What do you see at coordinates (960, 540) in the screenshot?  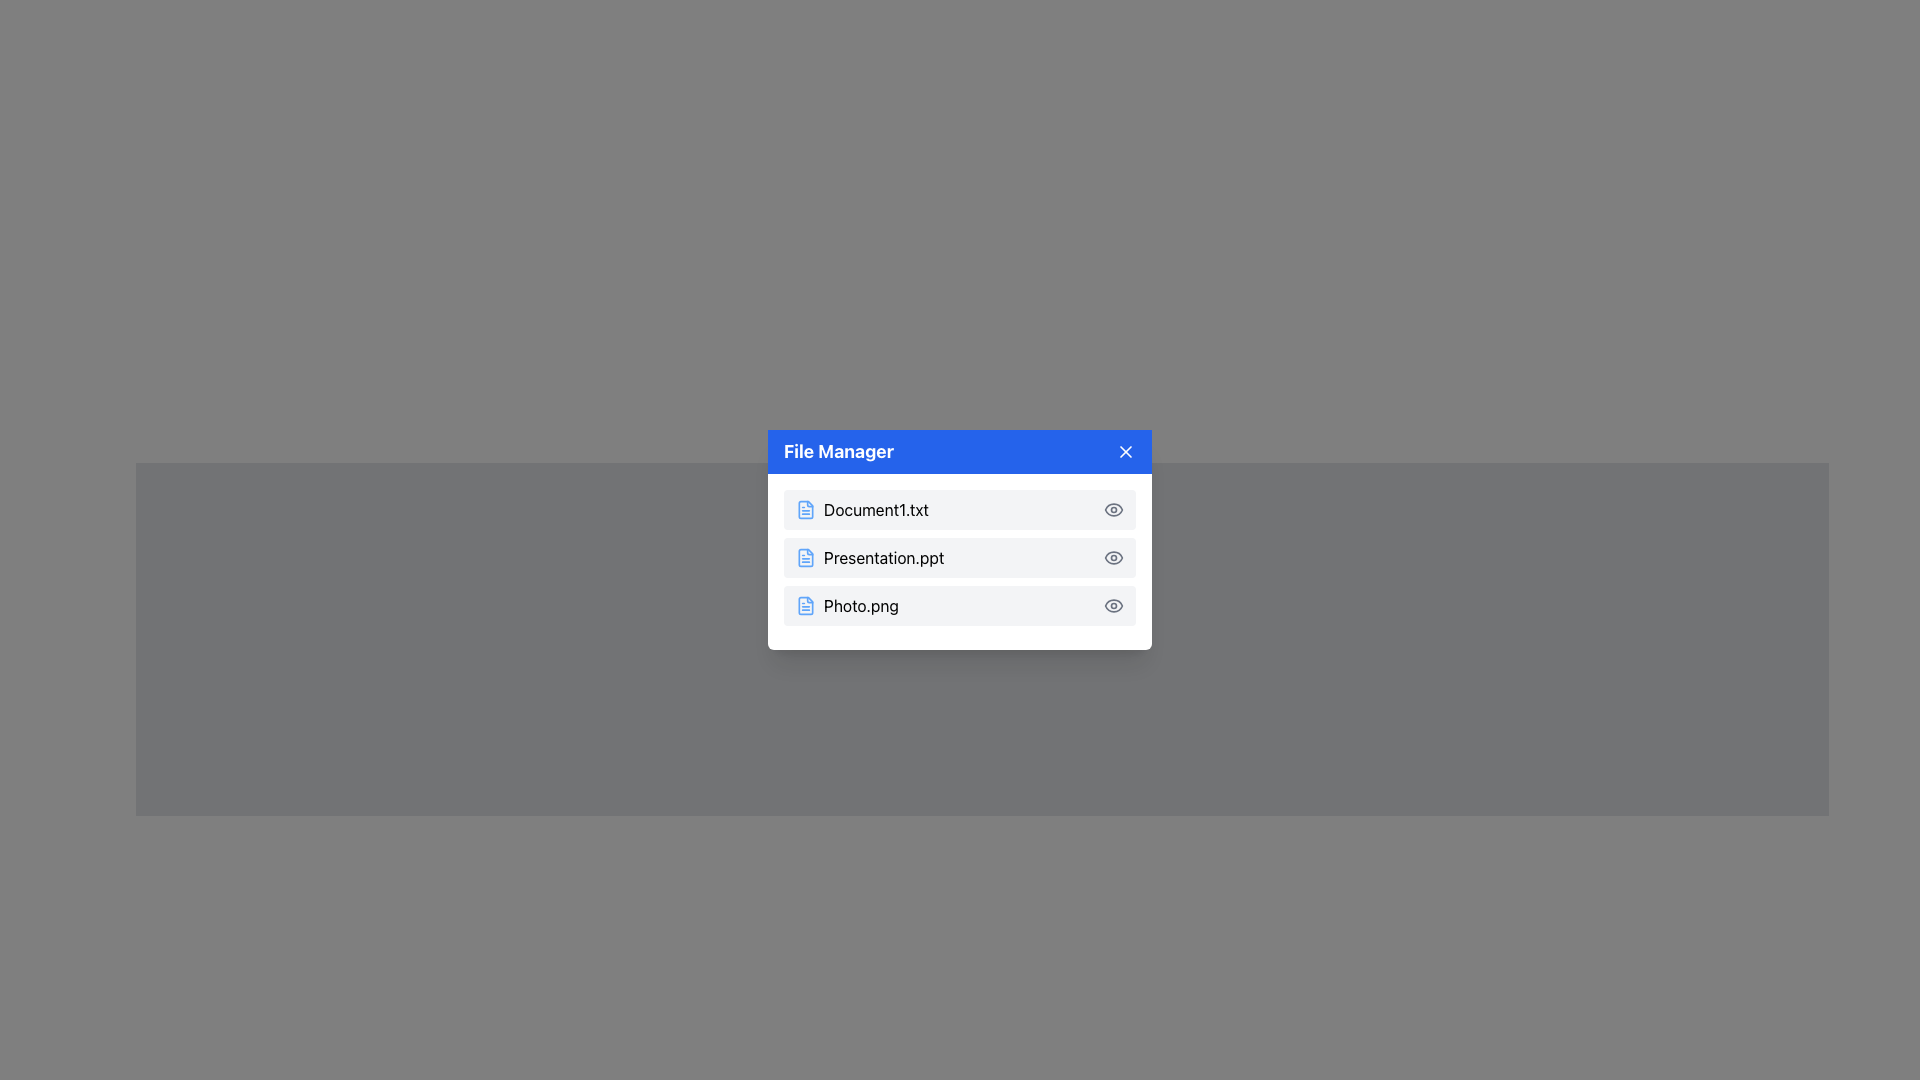 I see `the second row of the File Manager modal dialog, which displays 'Presentation.ppt'` at bounding box center [960, 540].